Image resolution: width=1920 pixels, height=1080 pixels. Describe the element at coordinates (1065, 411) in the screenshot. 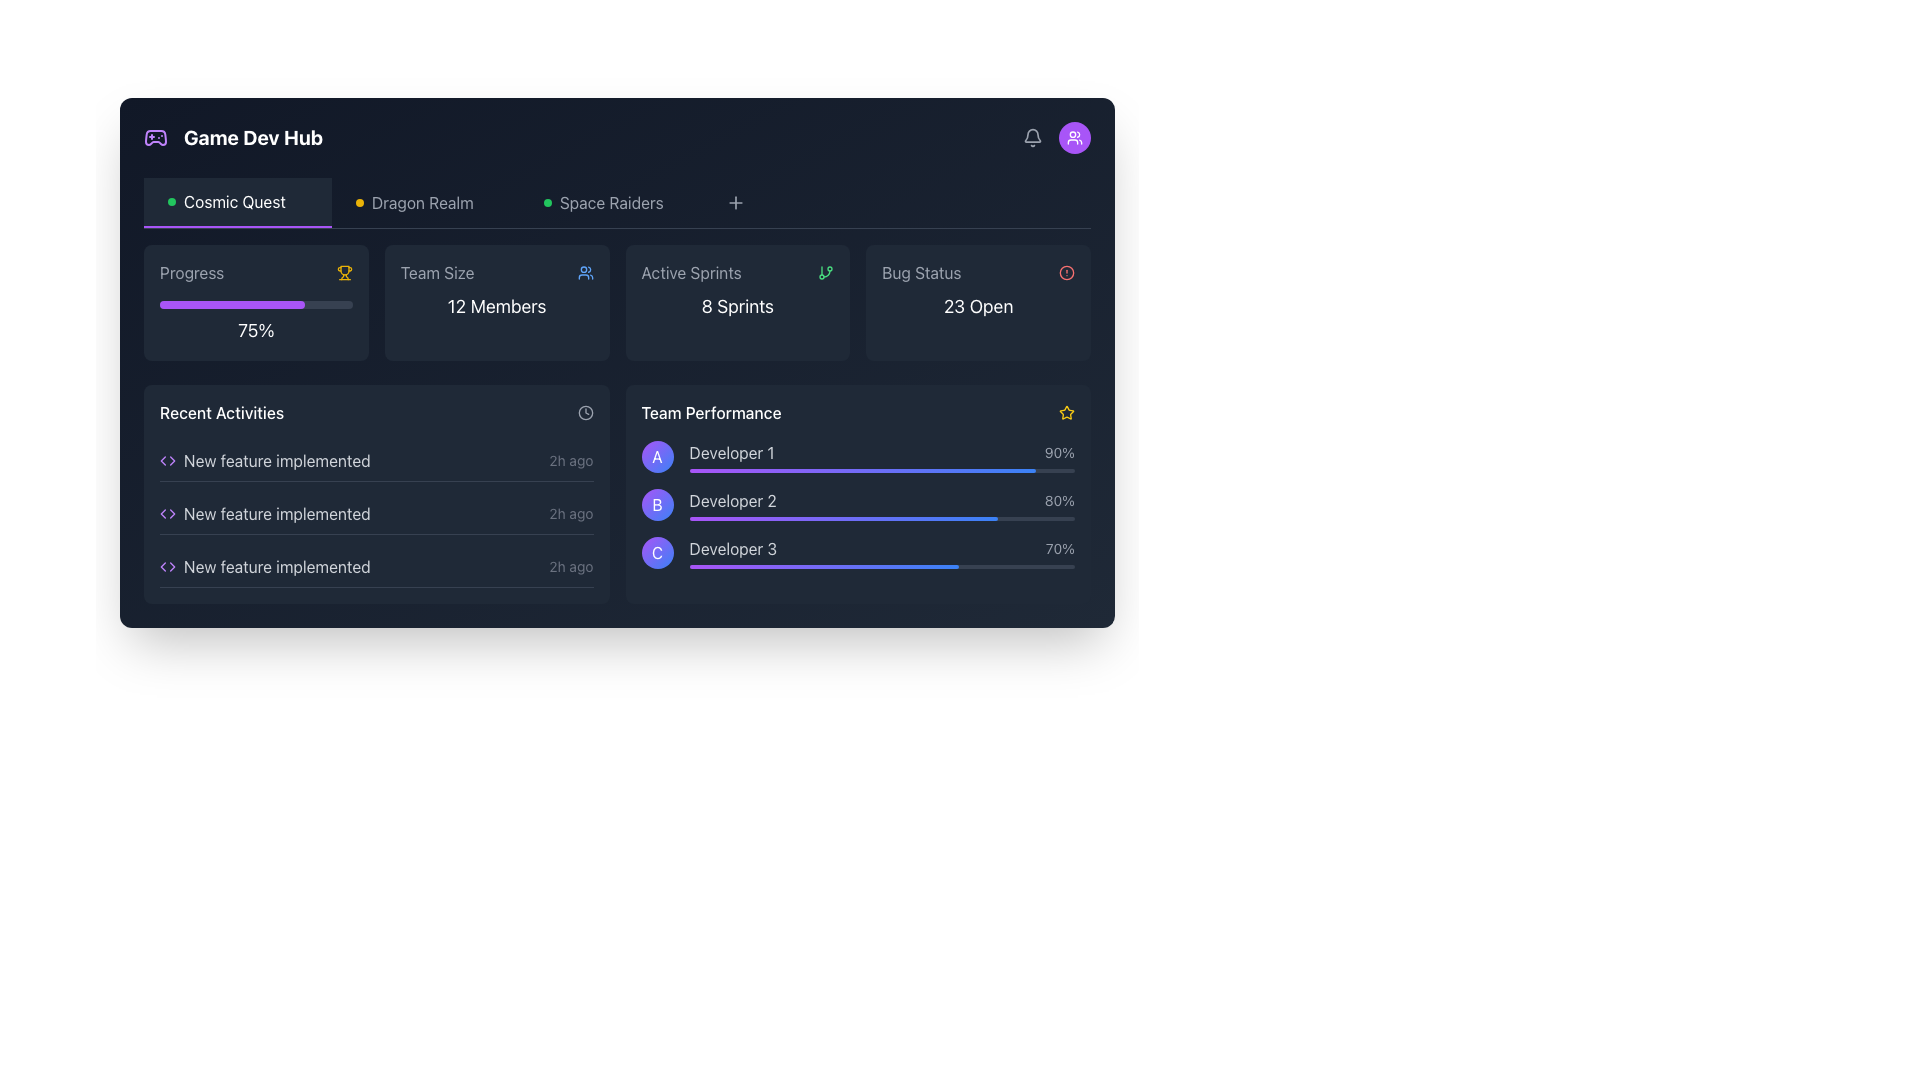

I see `the performance indicator icon located in the bottom-right section of the interface, near the 'Team Performance' area` at that location.